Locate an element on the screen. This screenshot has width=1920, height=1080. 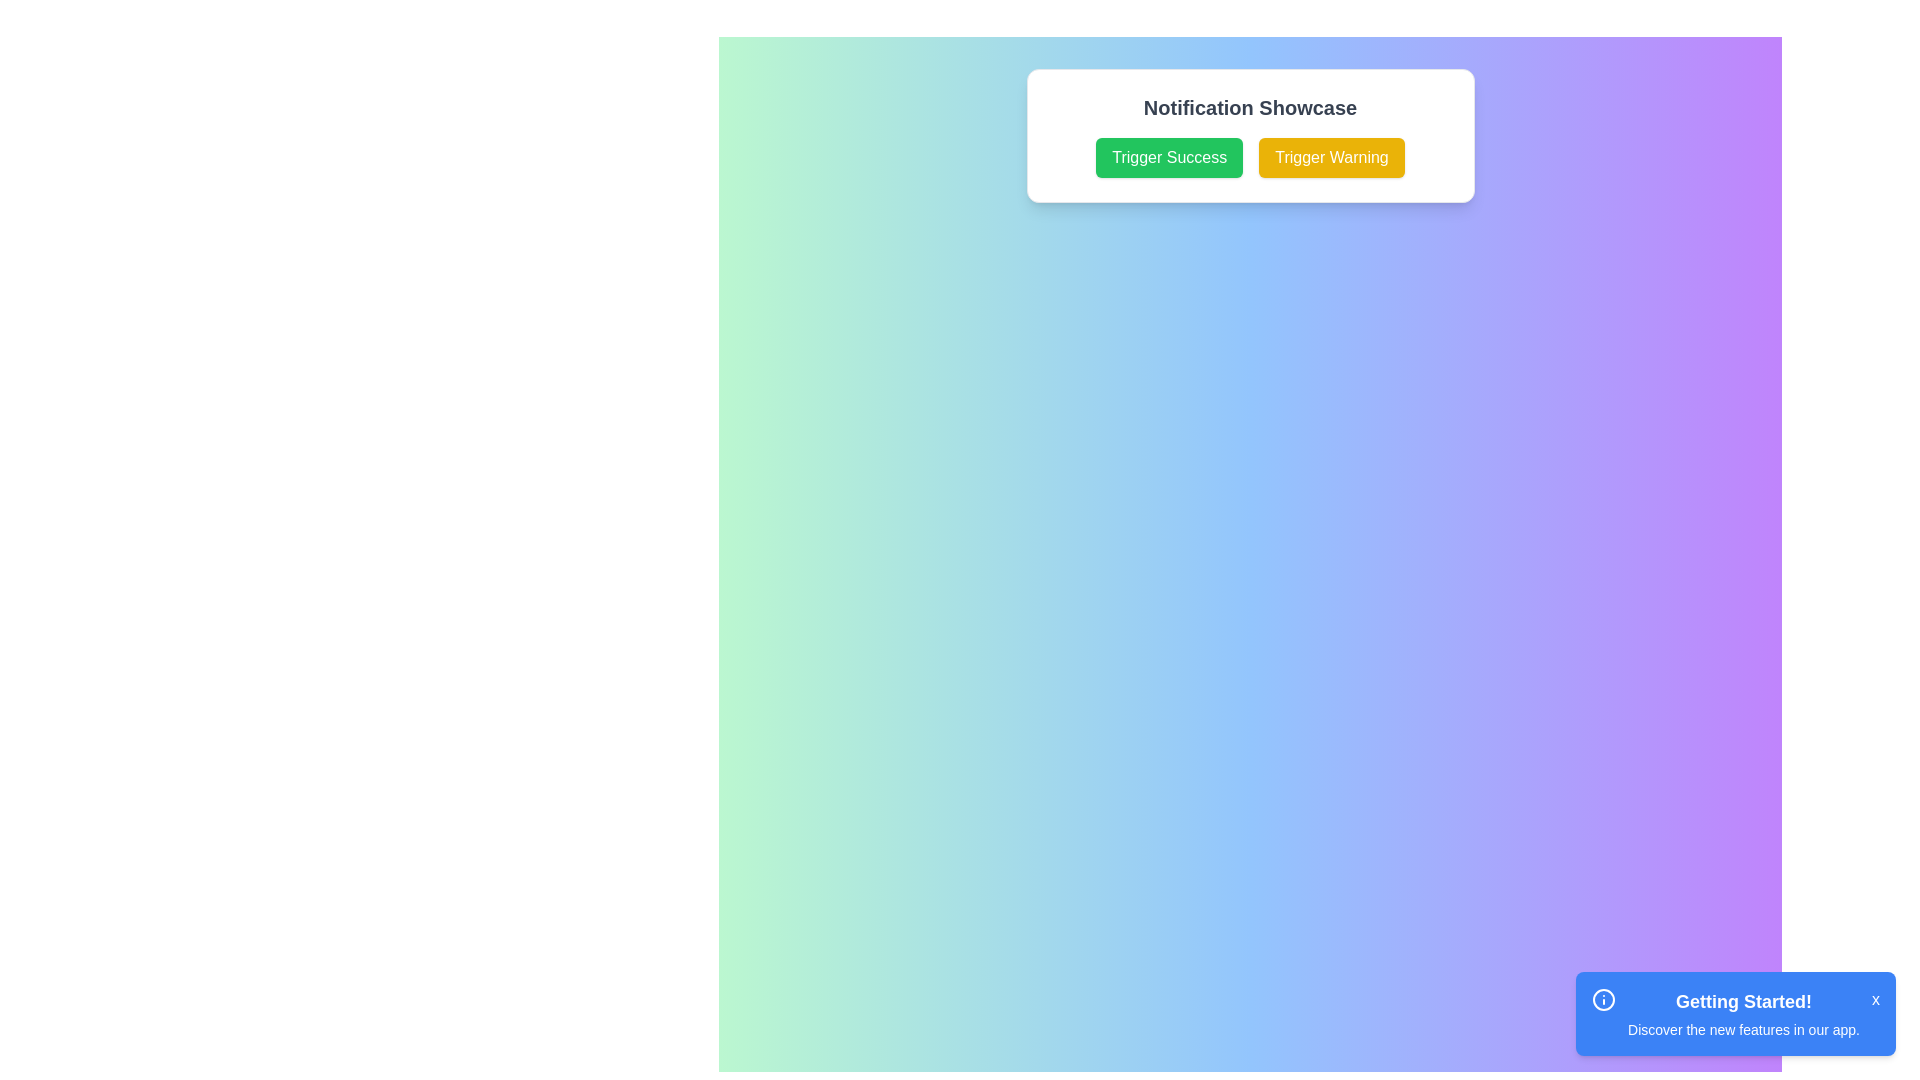
the circular vector-based decorative element located within the notification component labeled 'Getting Started!' in the bottom-right corner of the interface is located at coordinates (1604, 999).